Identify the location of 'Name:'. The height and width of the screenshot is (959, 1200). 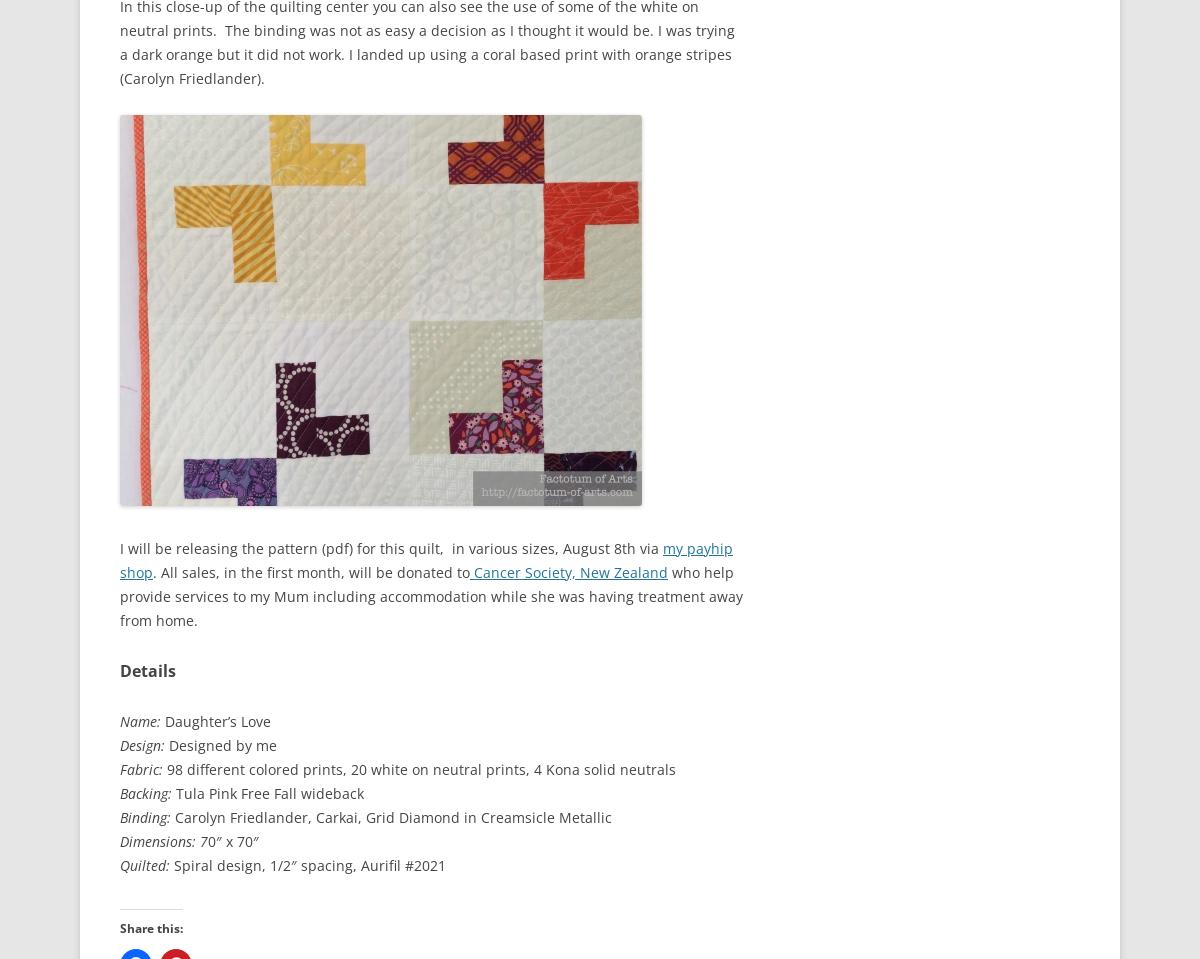
(142, 720).